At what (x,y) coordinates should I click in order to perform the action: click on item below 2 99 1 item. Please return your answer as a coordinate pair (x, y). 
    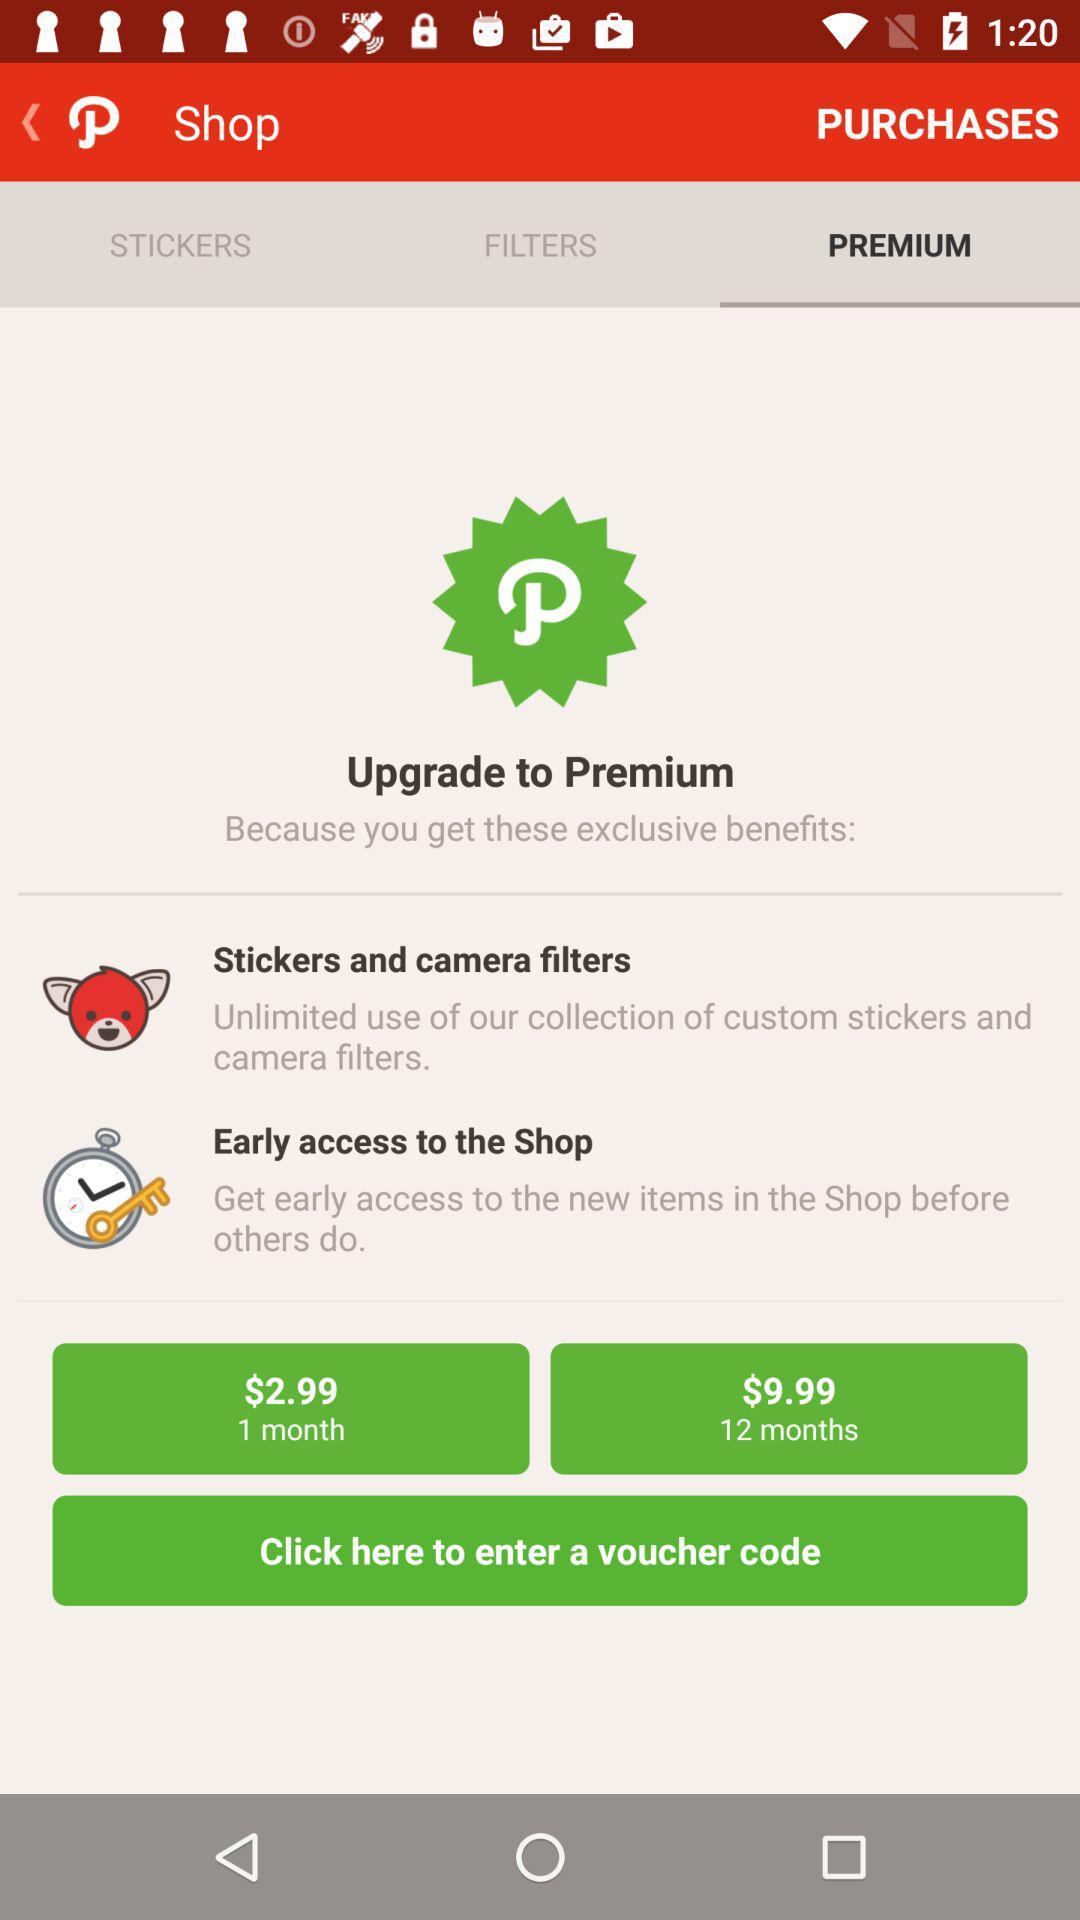
    Looking at the image, I should click on (540, 1549).